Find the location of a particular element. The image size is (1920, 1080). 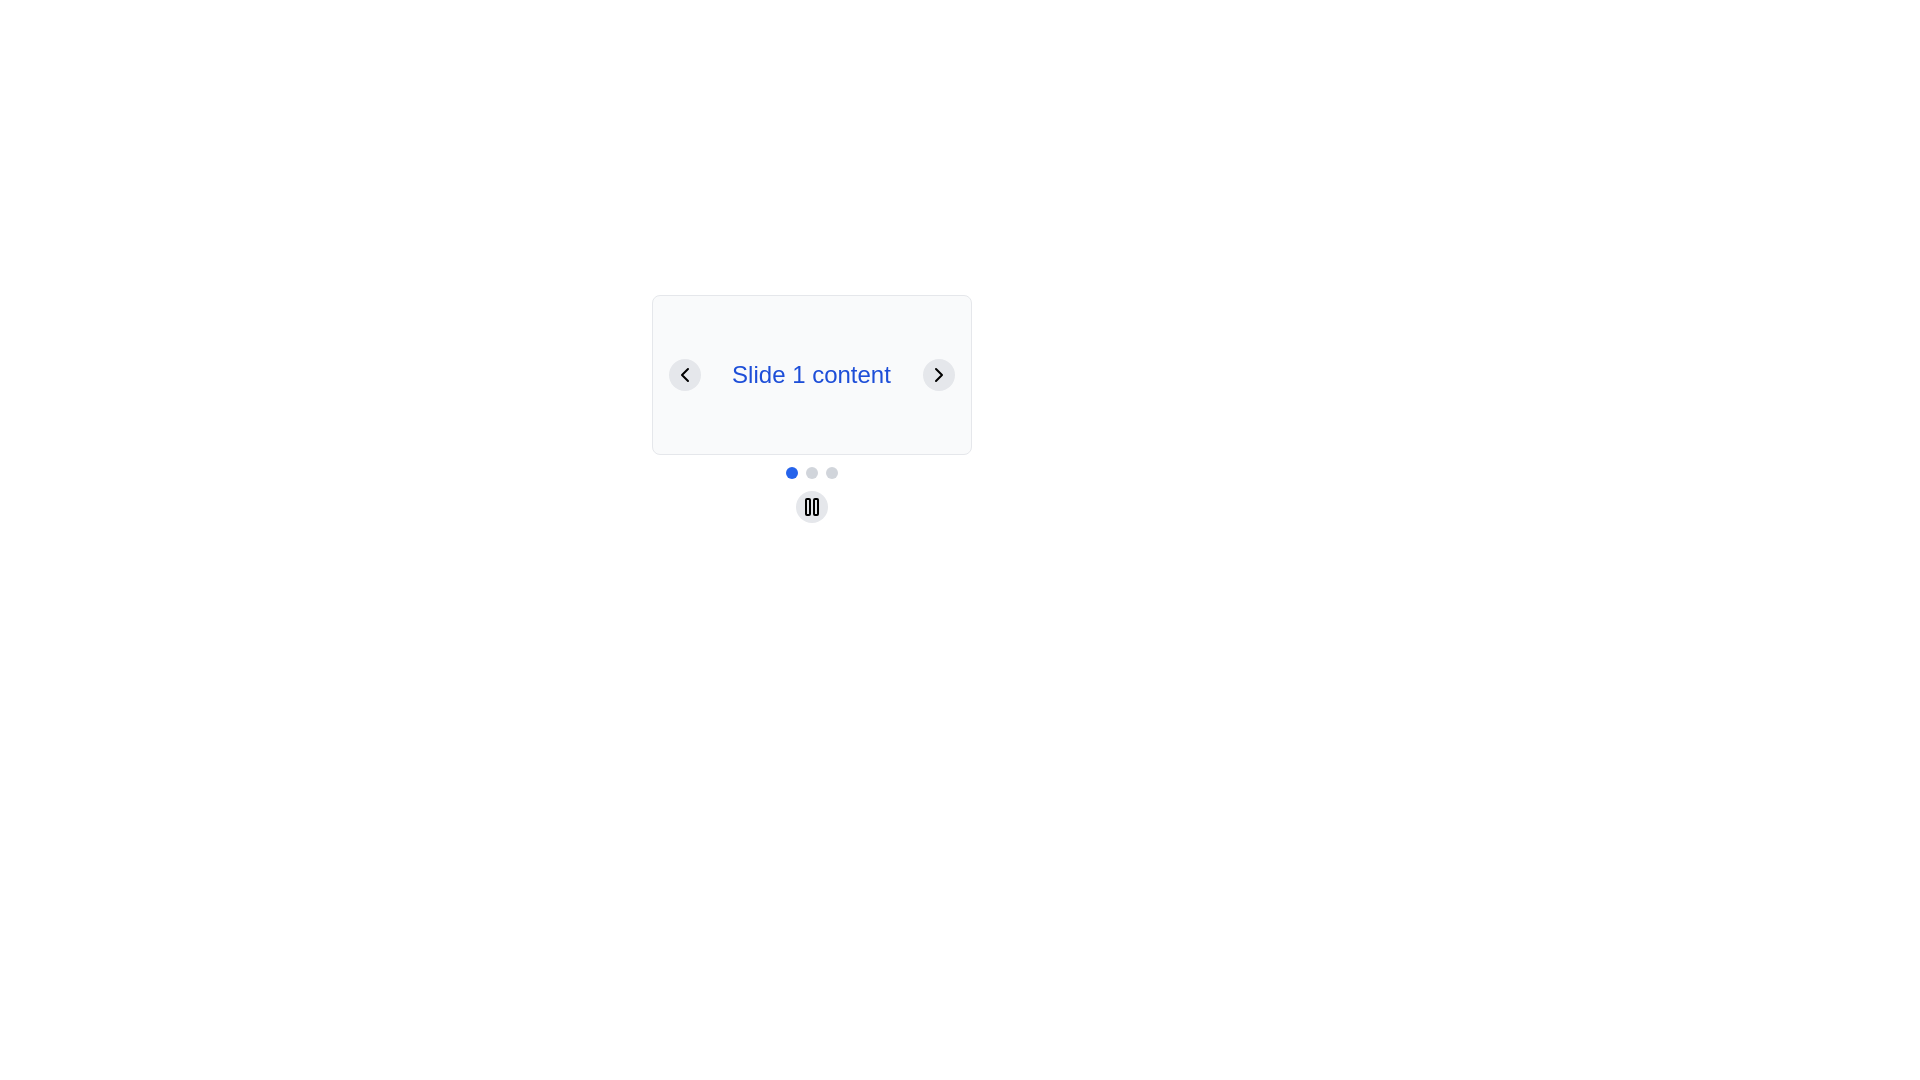

the central text area displaying 'Slide 1 content' in a bold blue font, which is part of a carousel or slider control is located at coordinates (811, 374).